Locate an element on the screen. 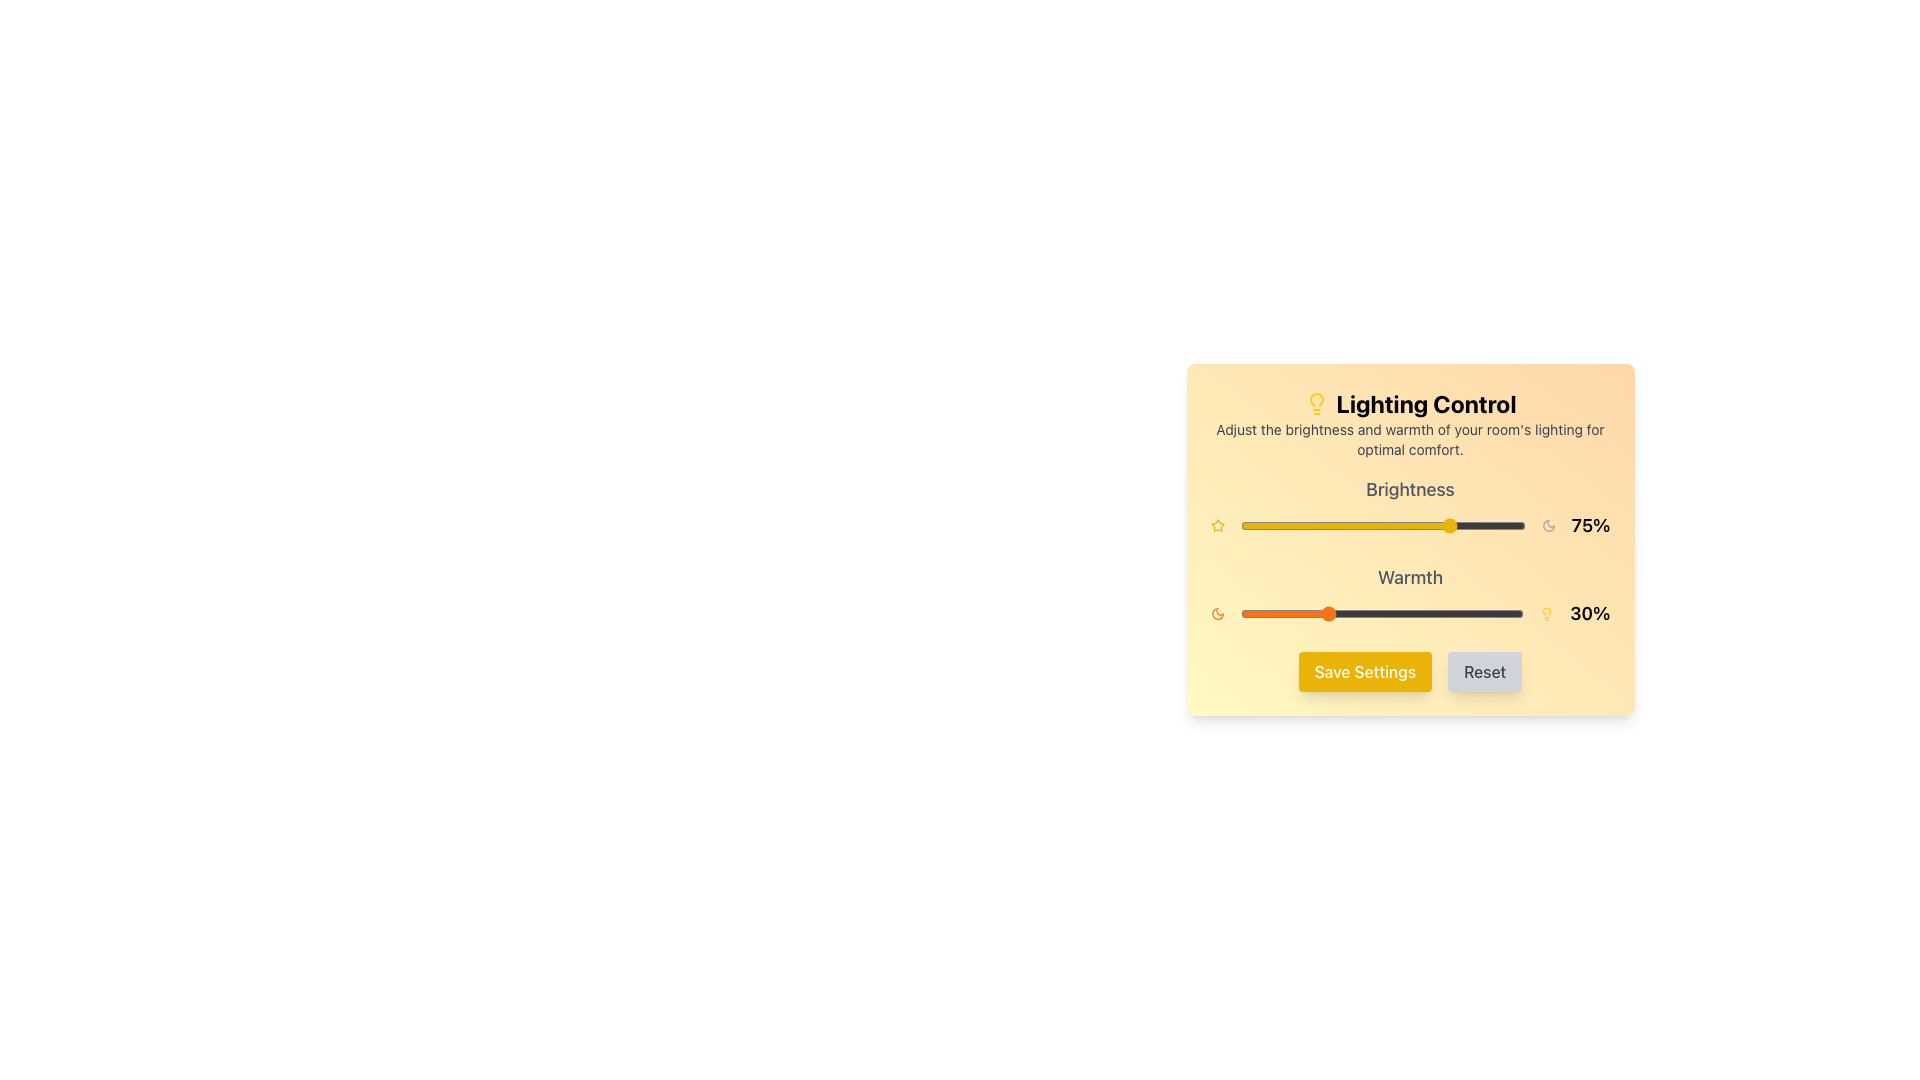 This screenshot has width=1920, height=1080. warmth is located at coordinates (1370, 612).